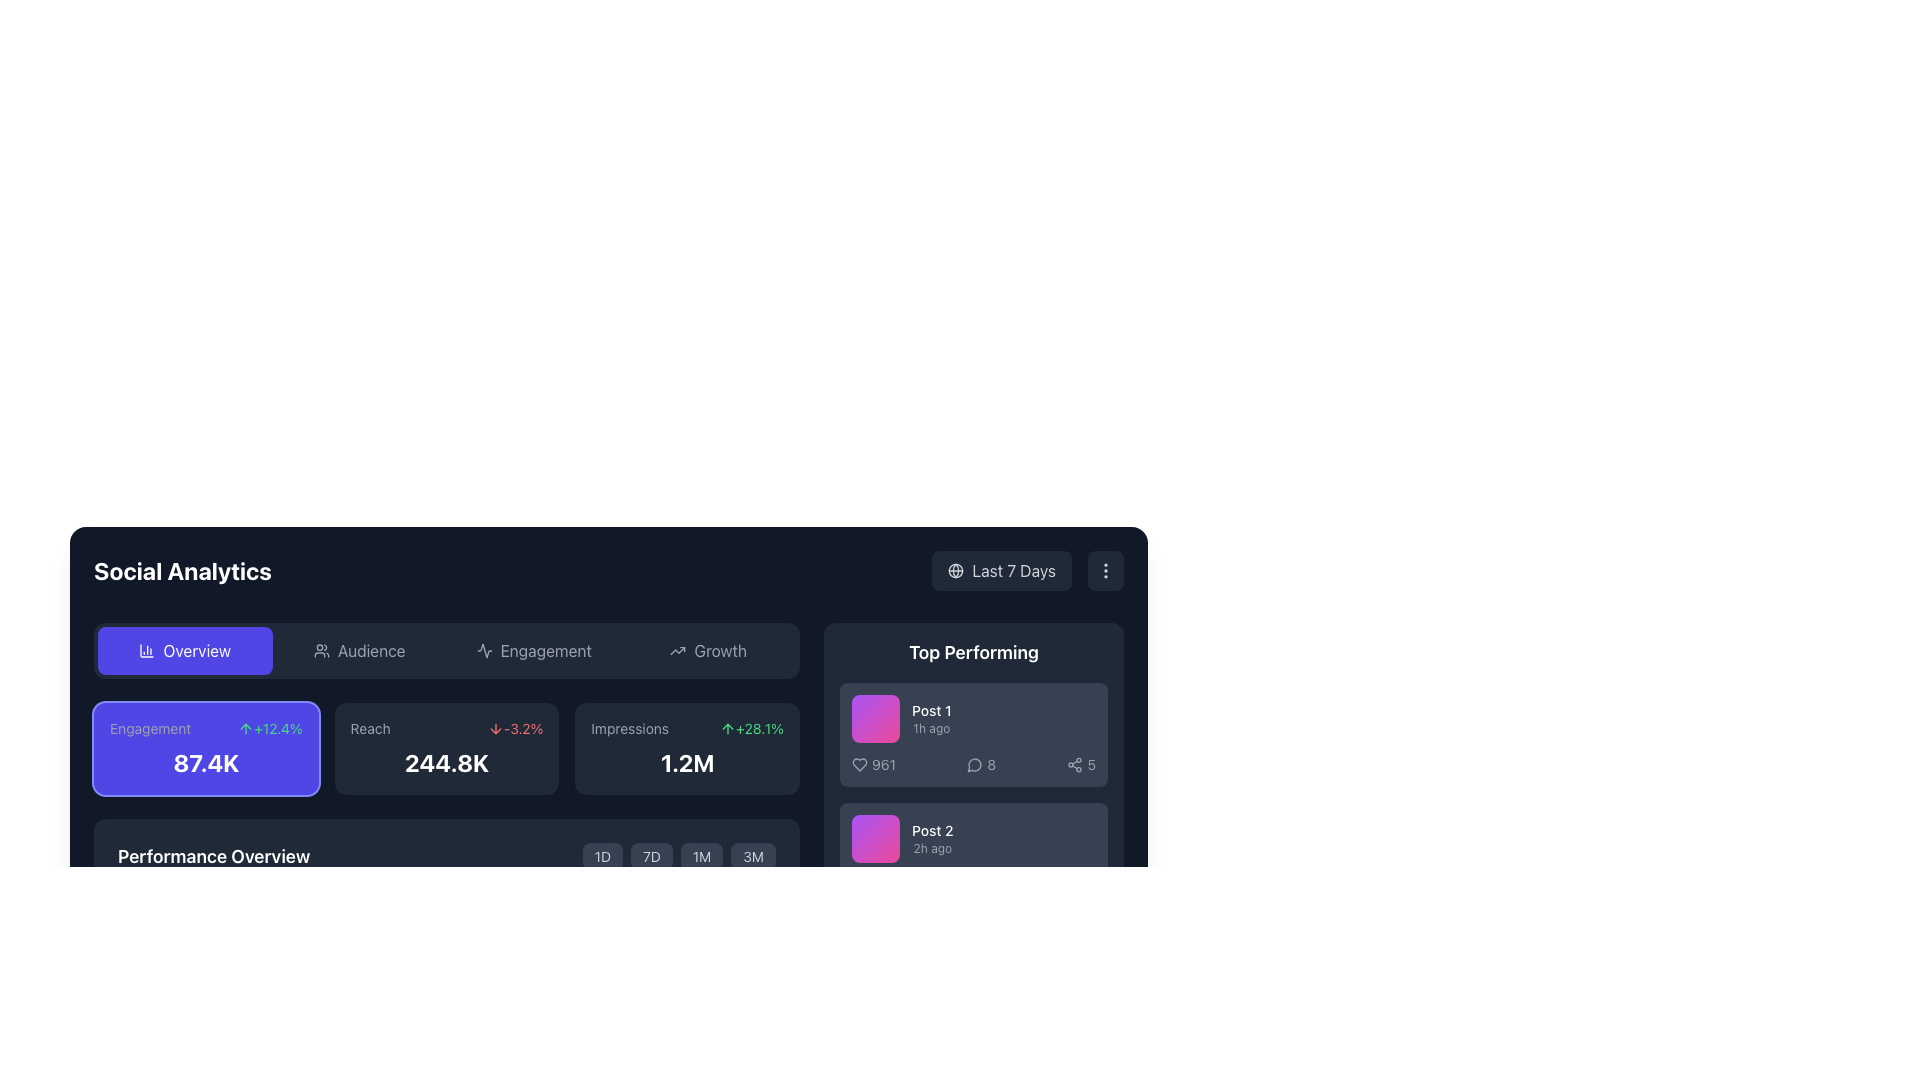 The image size is (1920, 1080). What do you see at coordinates (974, 855) in the screenshot?
I see `the second post card with a dark gray background and 'Post 2' text` at bounding box center [974, 855].